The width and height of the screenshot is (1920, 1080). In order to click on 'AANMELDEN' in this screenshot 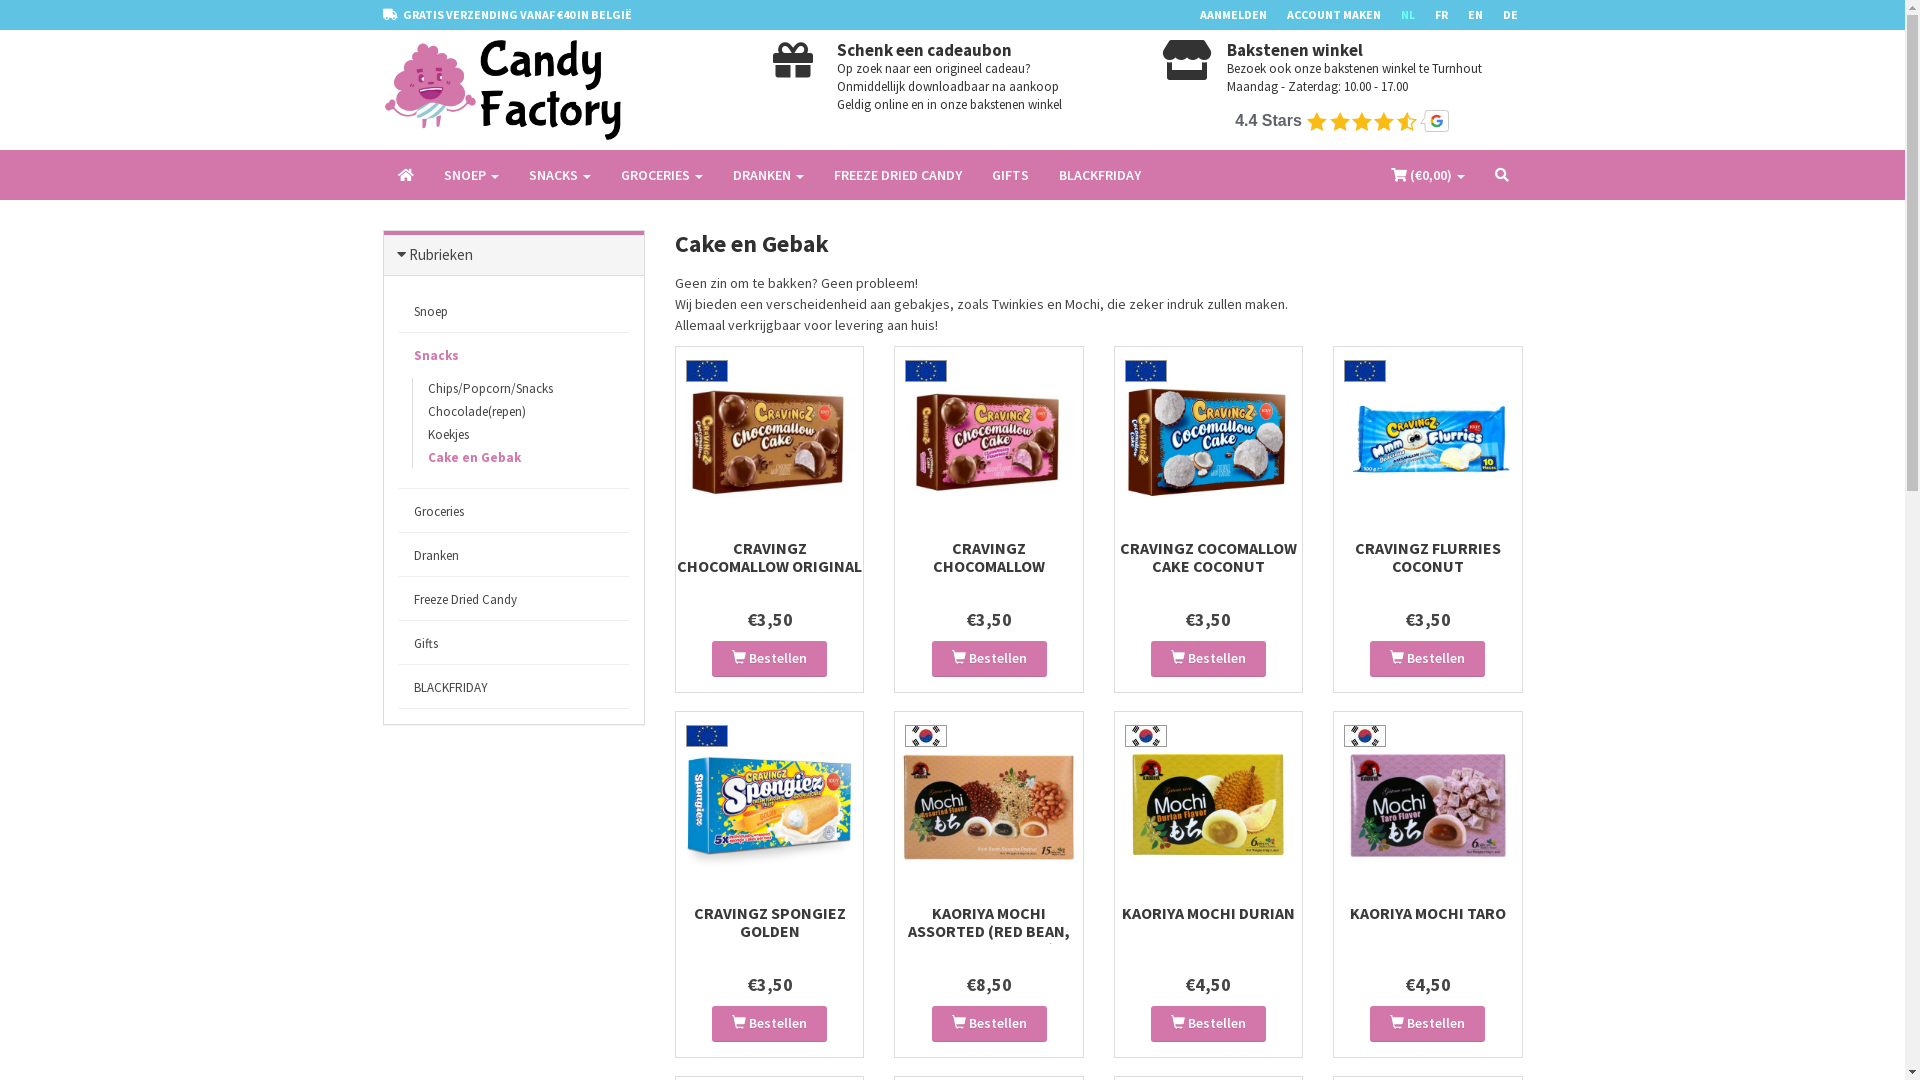, I will do `click(1242, 15)`.